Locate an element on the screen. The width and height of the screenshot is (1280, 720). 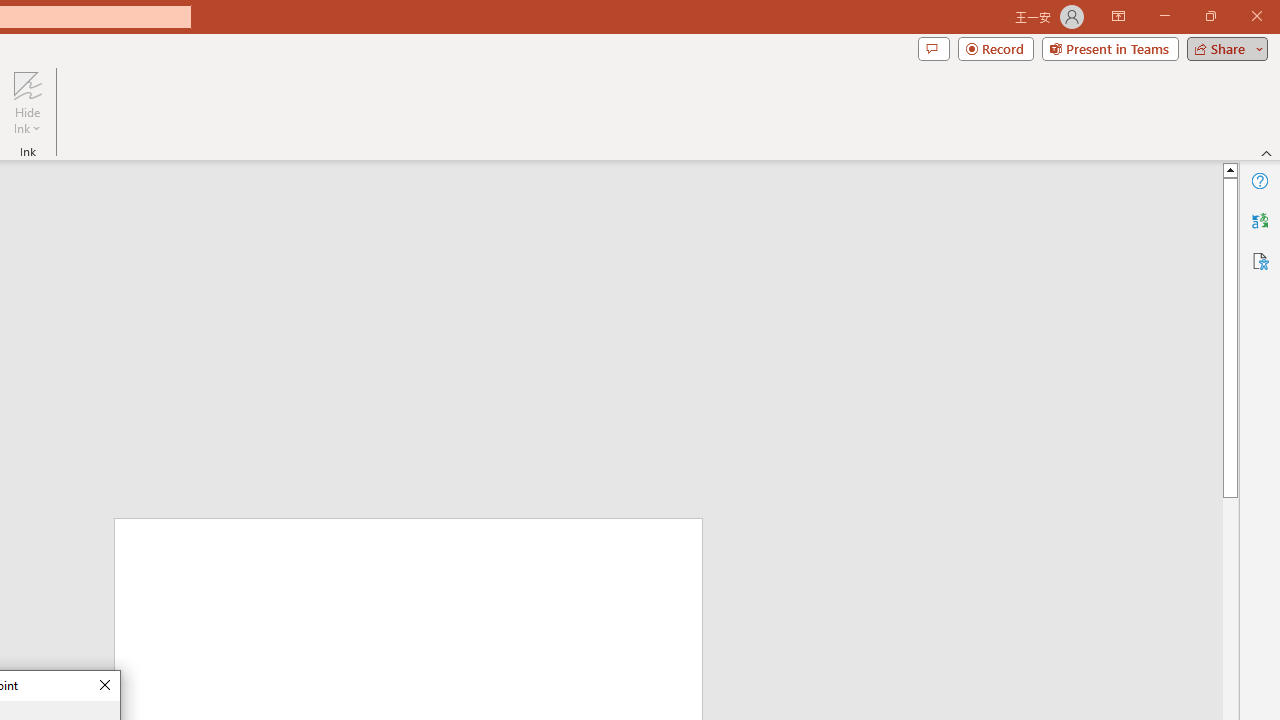
'Minimize' is located at coordinates (1164, 16).